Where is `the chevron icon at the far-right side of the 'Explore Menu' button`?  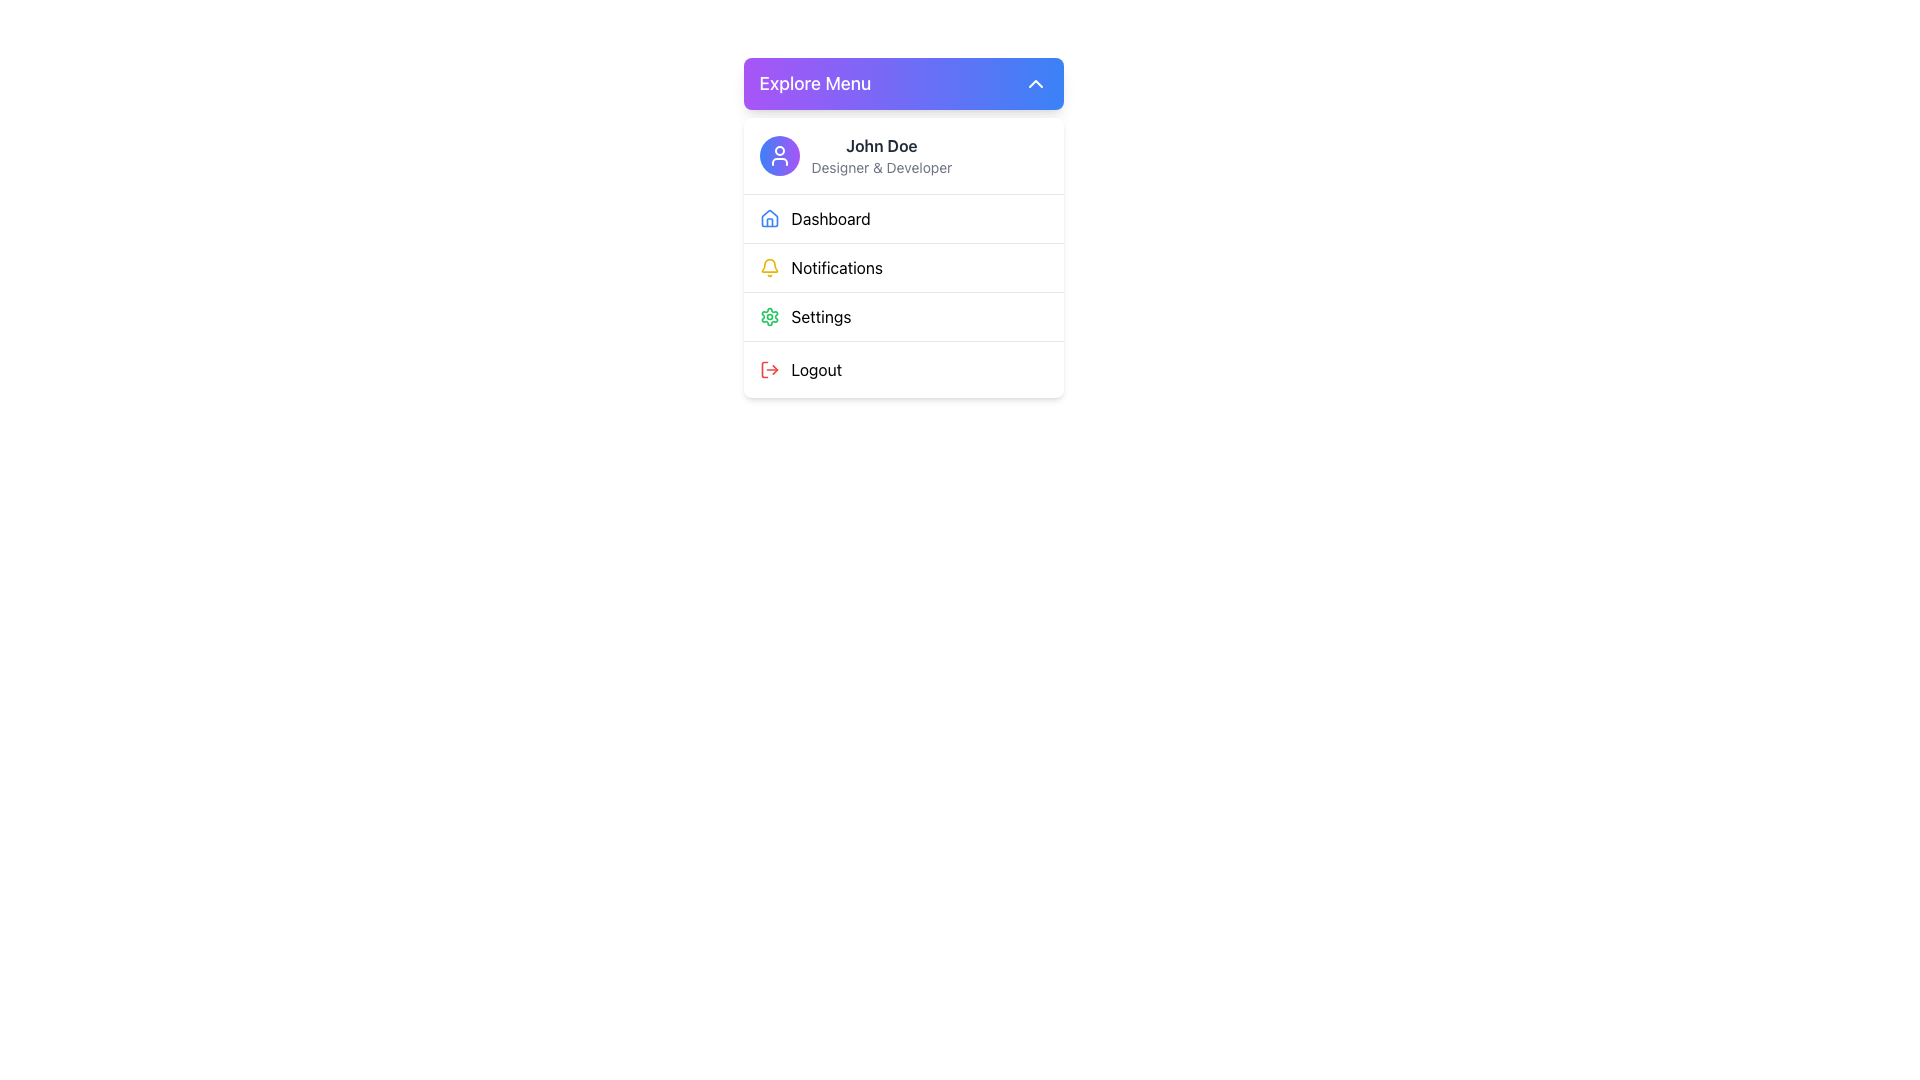
the chevron icon at the far-right side of the 'Explore Menu' button is located at coordinates (1035, 83).